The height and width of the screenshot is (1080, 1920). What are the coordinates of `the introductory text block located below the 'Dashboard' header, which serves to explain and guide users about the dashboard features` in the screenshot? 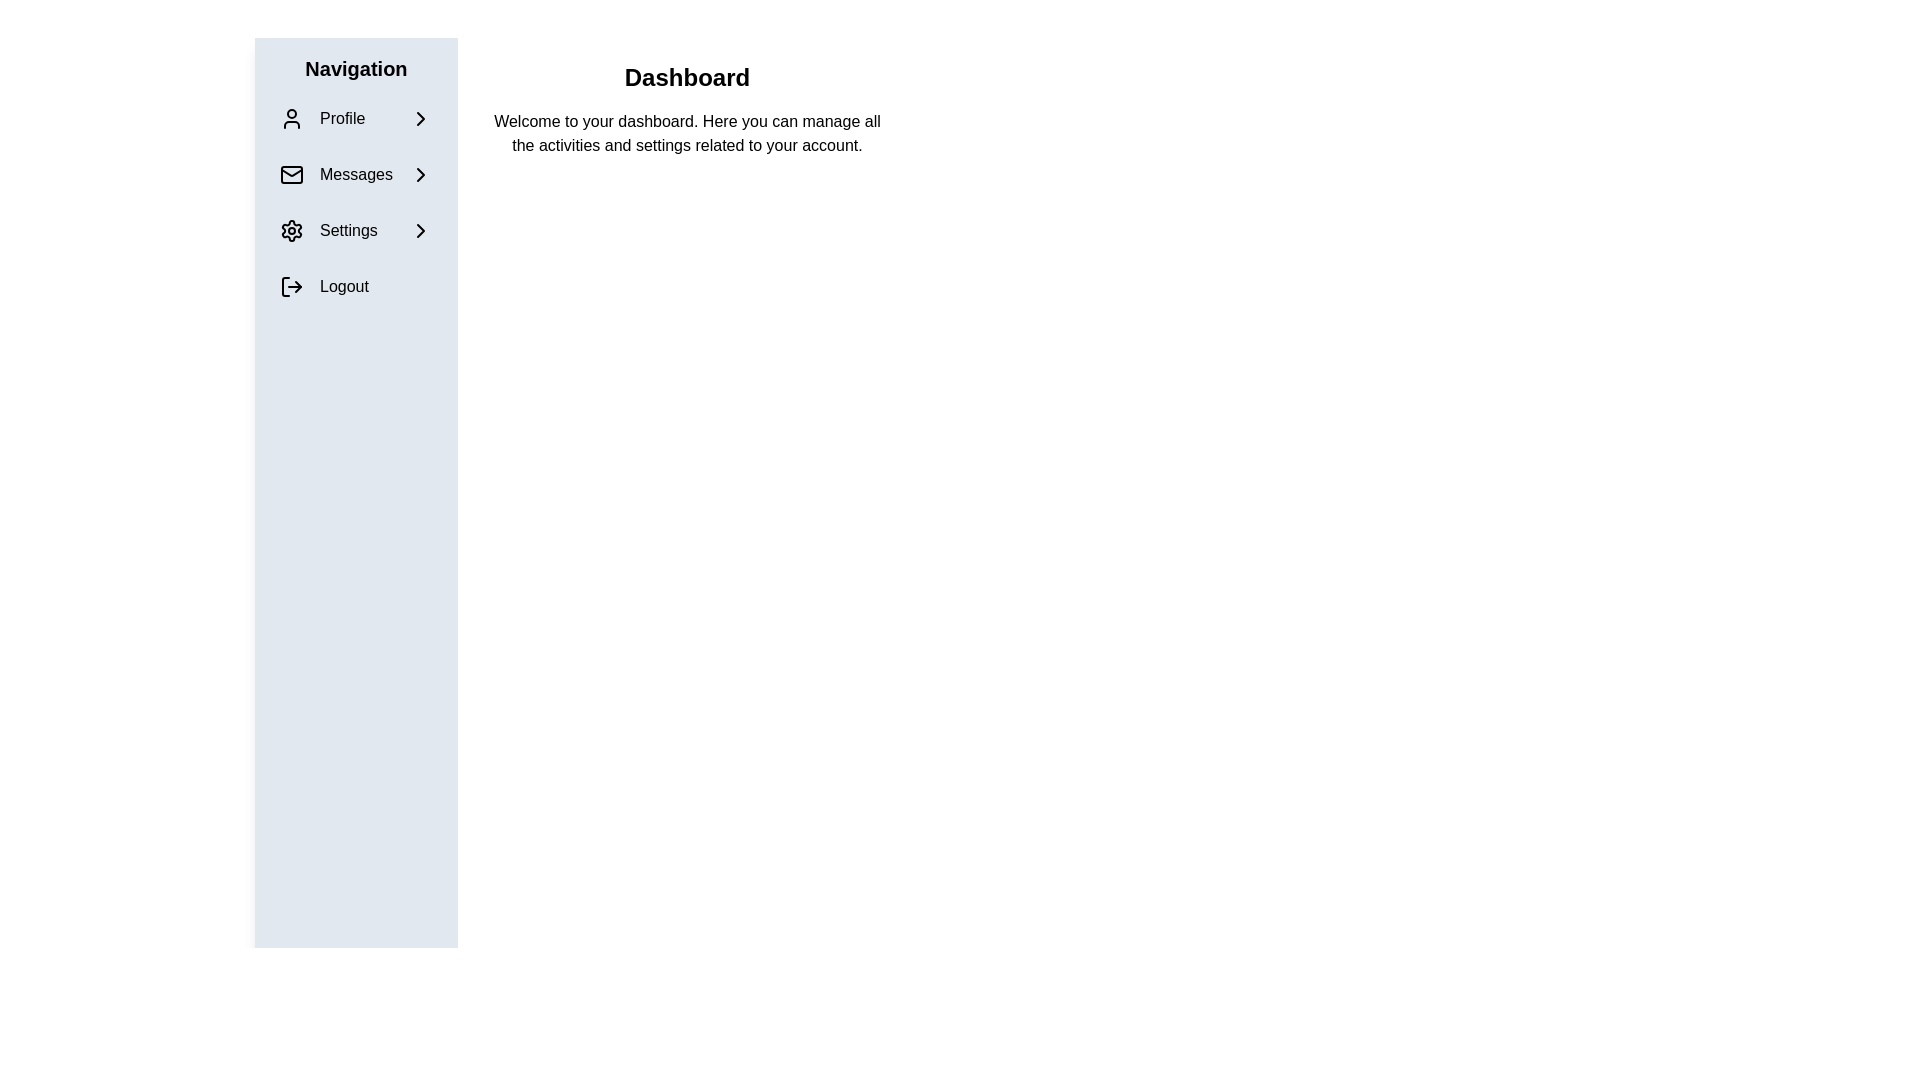 It's located at (687, 134).